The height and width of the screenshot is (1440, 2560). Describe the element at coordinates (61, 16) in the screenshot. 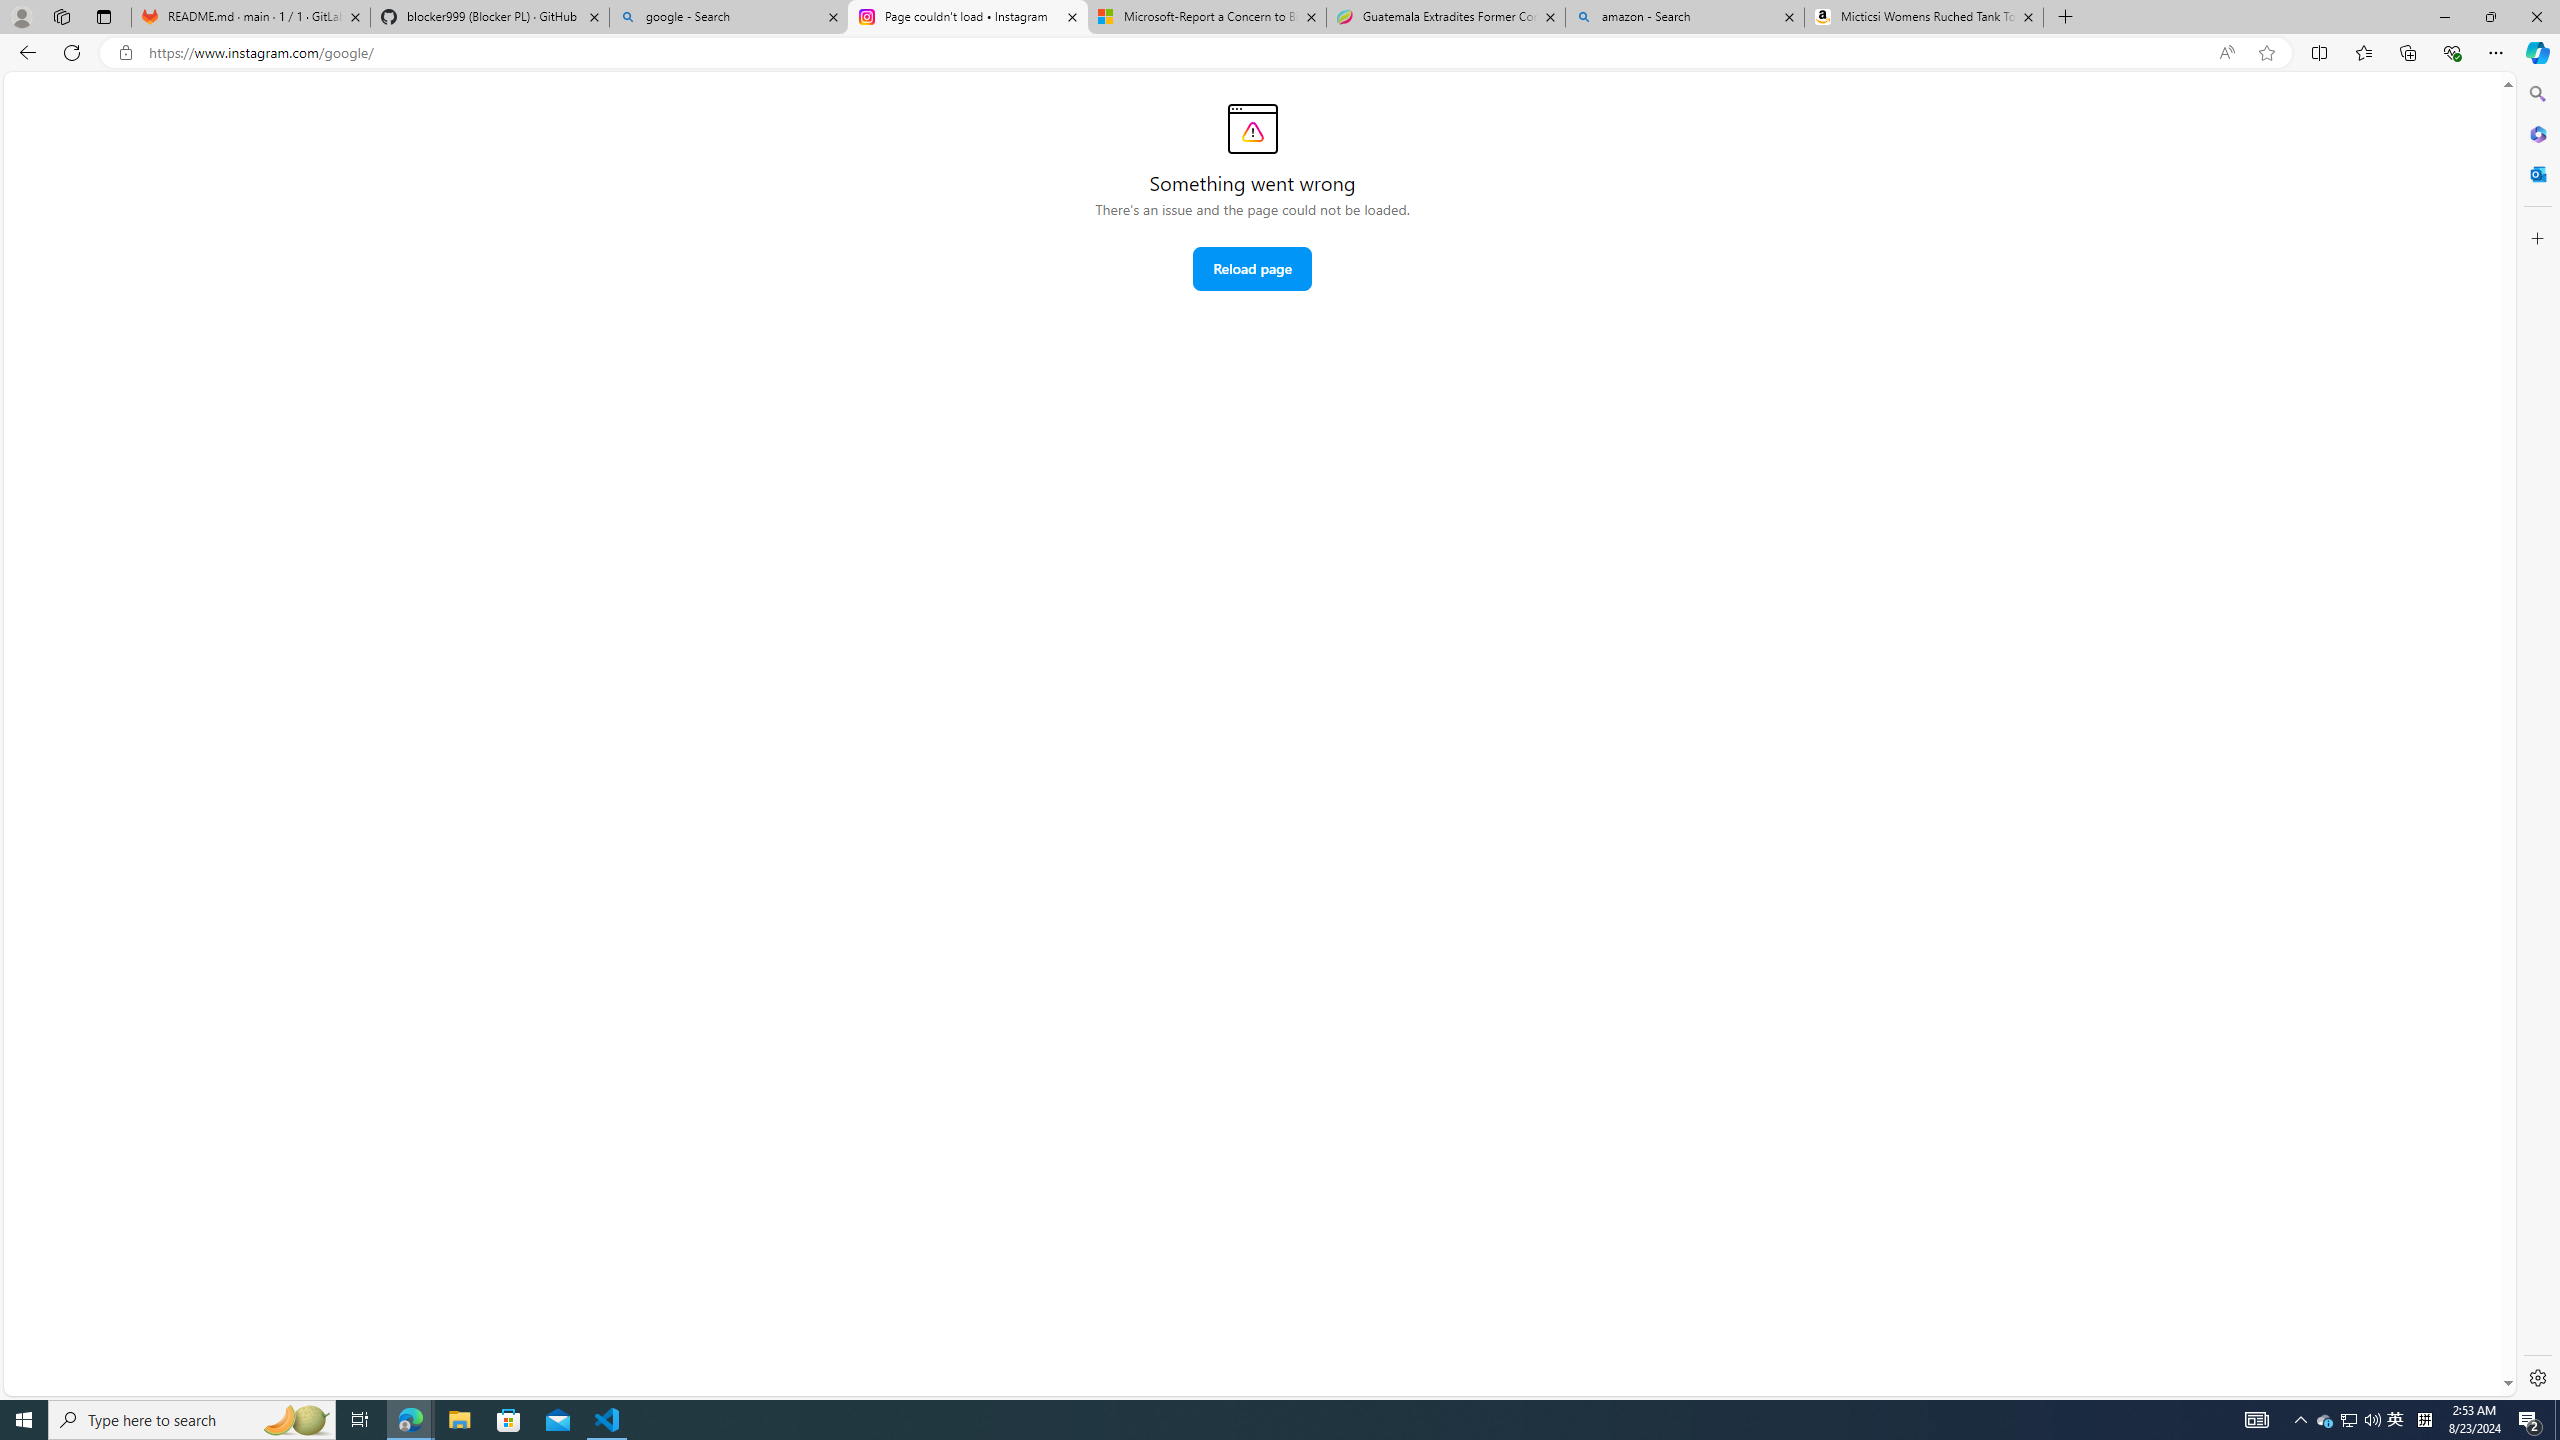

I see `'Workspaces'` at that location.